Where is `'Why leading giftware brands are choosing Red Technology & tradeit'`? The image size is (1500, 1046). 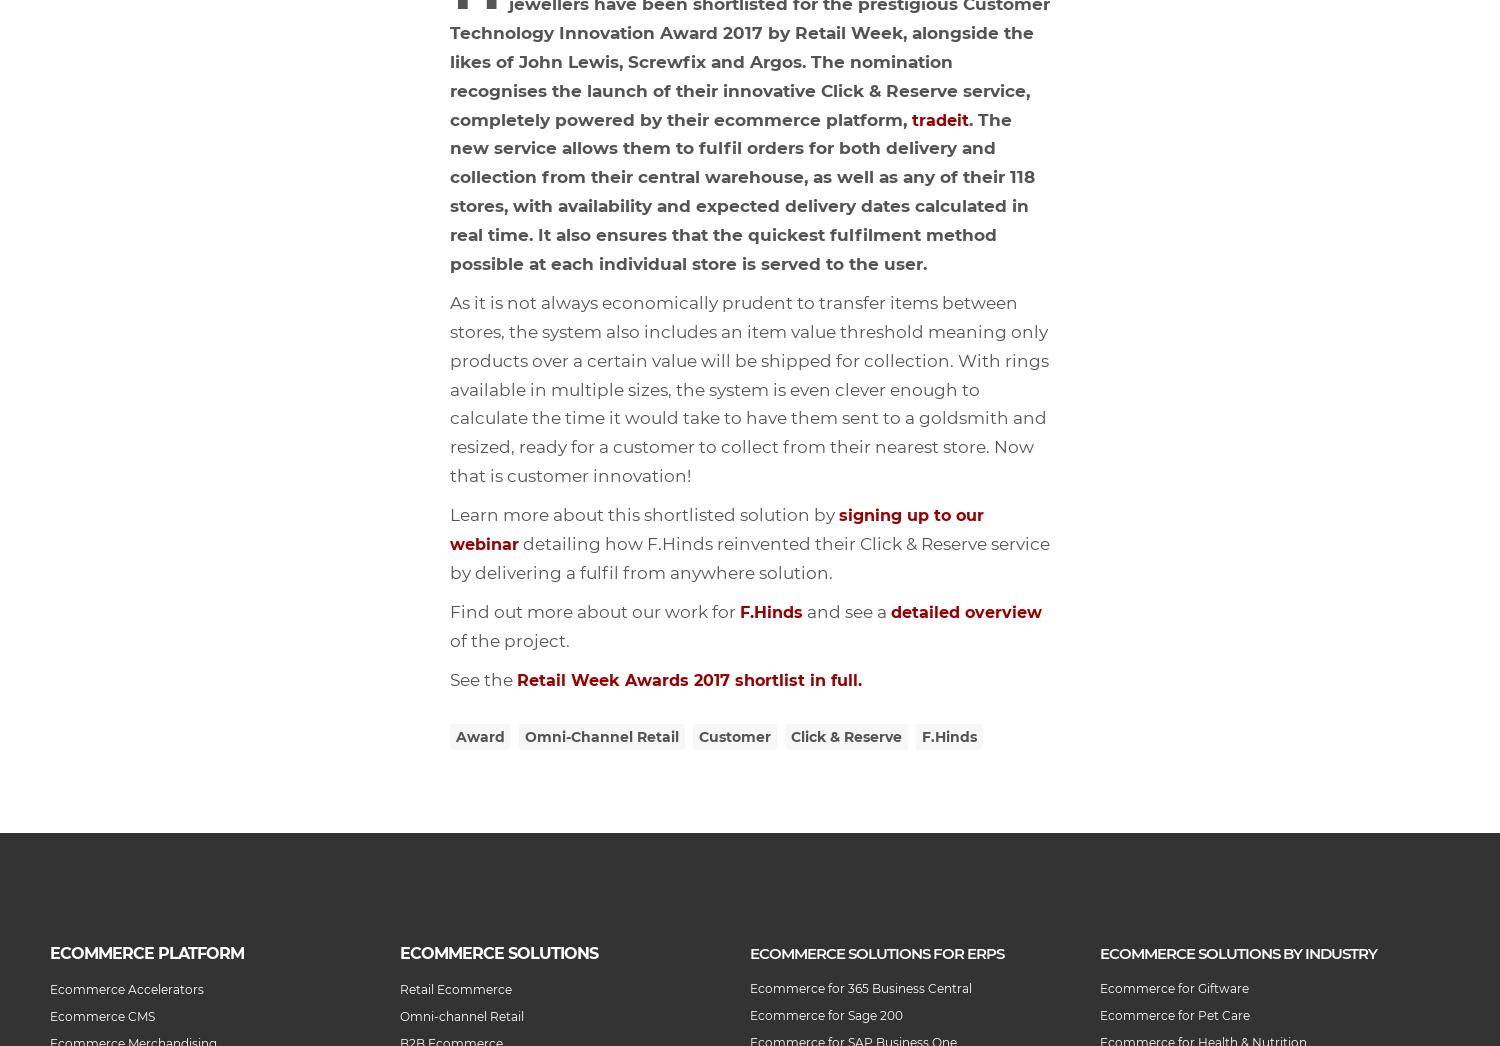
'Why leading giftware brands are choosing Red Technology & tradeit' is located at coordinates (0, 232).